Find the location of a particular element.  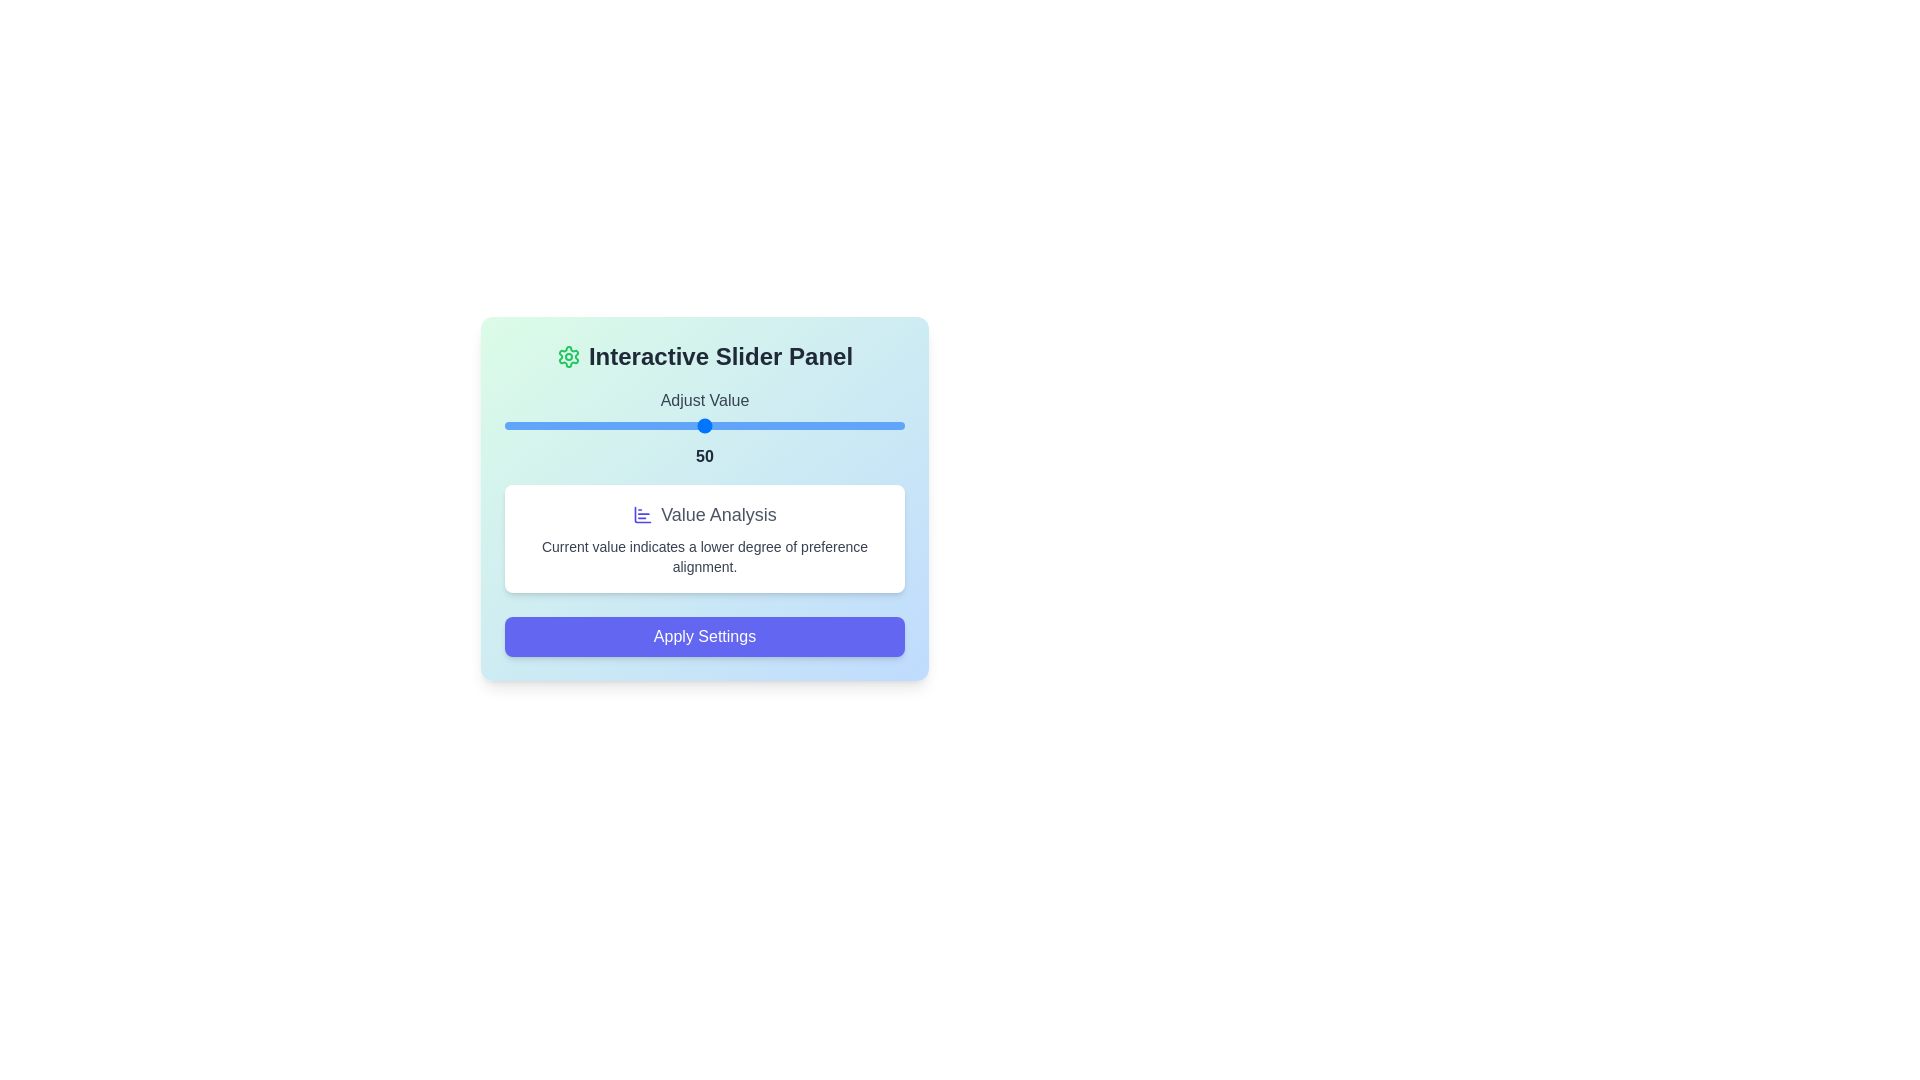

'Apply Settings' button to confirm the selection is located at coordinates (705, 636).